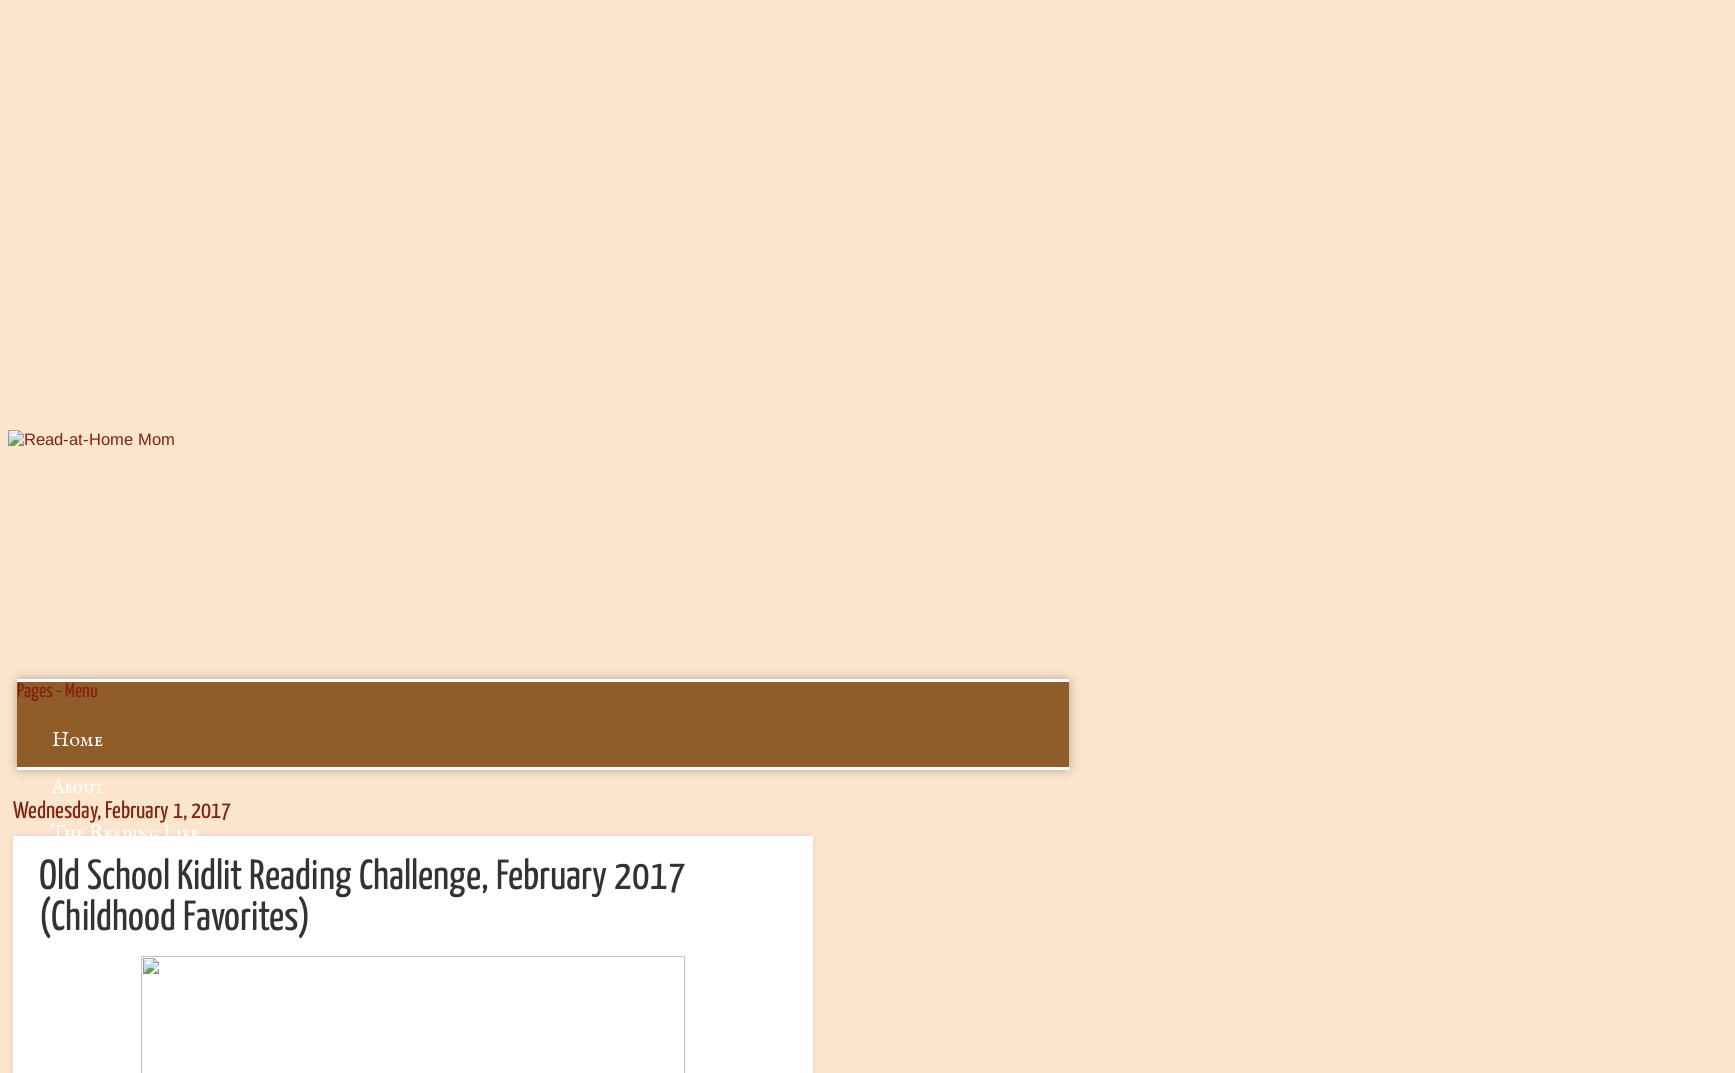 The height and width of the screenshot is (1073, 1735). What do you see at coordinates (52, 739) in the screenshot?
I see `'Home'` at bounding box center [52, 739].